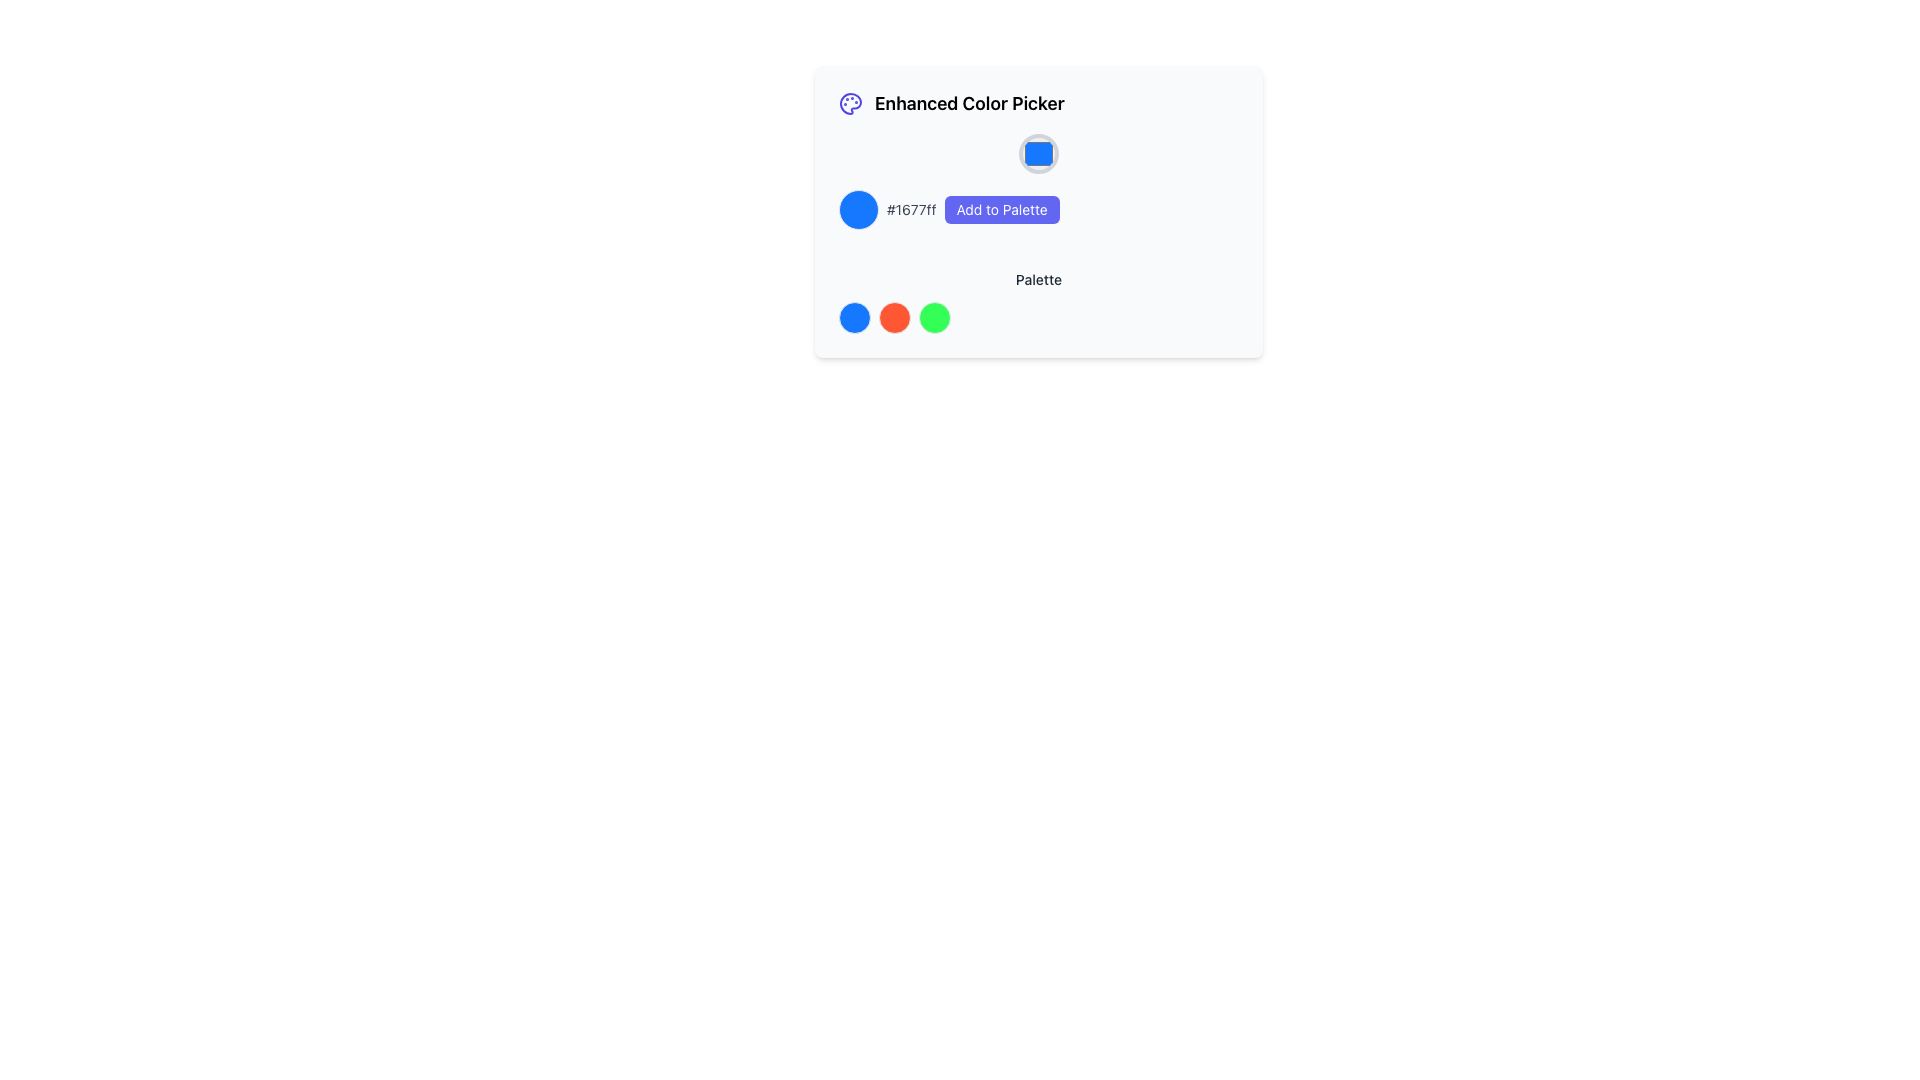  Describe the element at coordinates (850, 104) in the screenshot. I see `the painter's palette icon, which is the first element on the left side of the 'Enhanced Color Picker' text` at that location.